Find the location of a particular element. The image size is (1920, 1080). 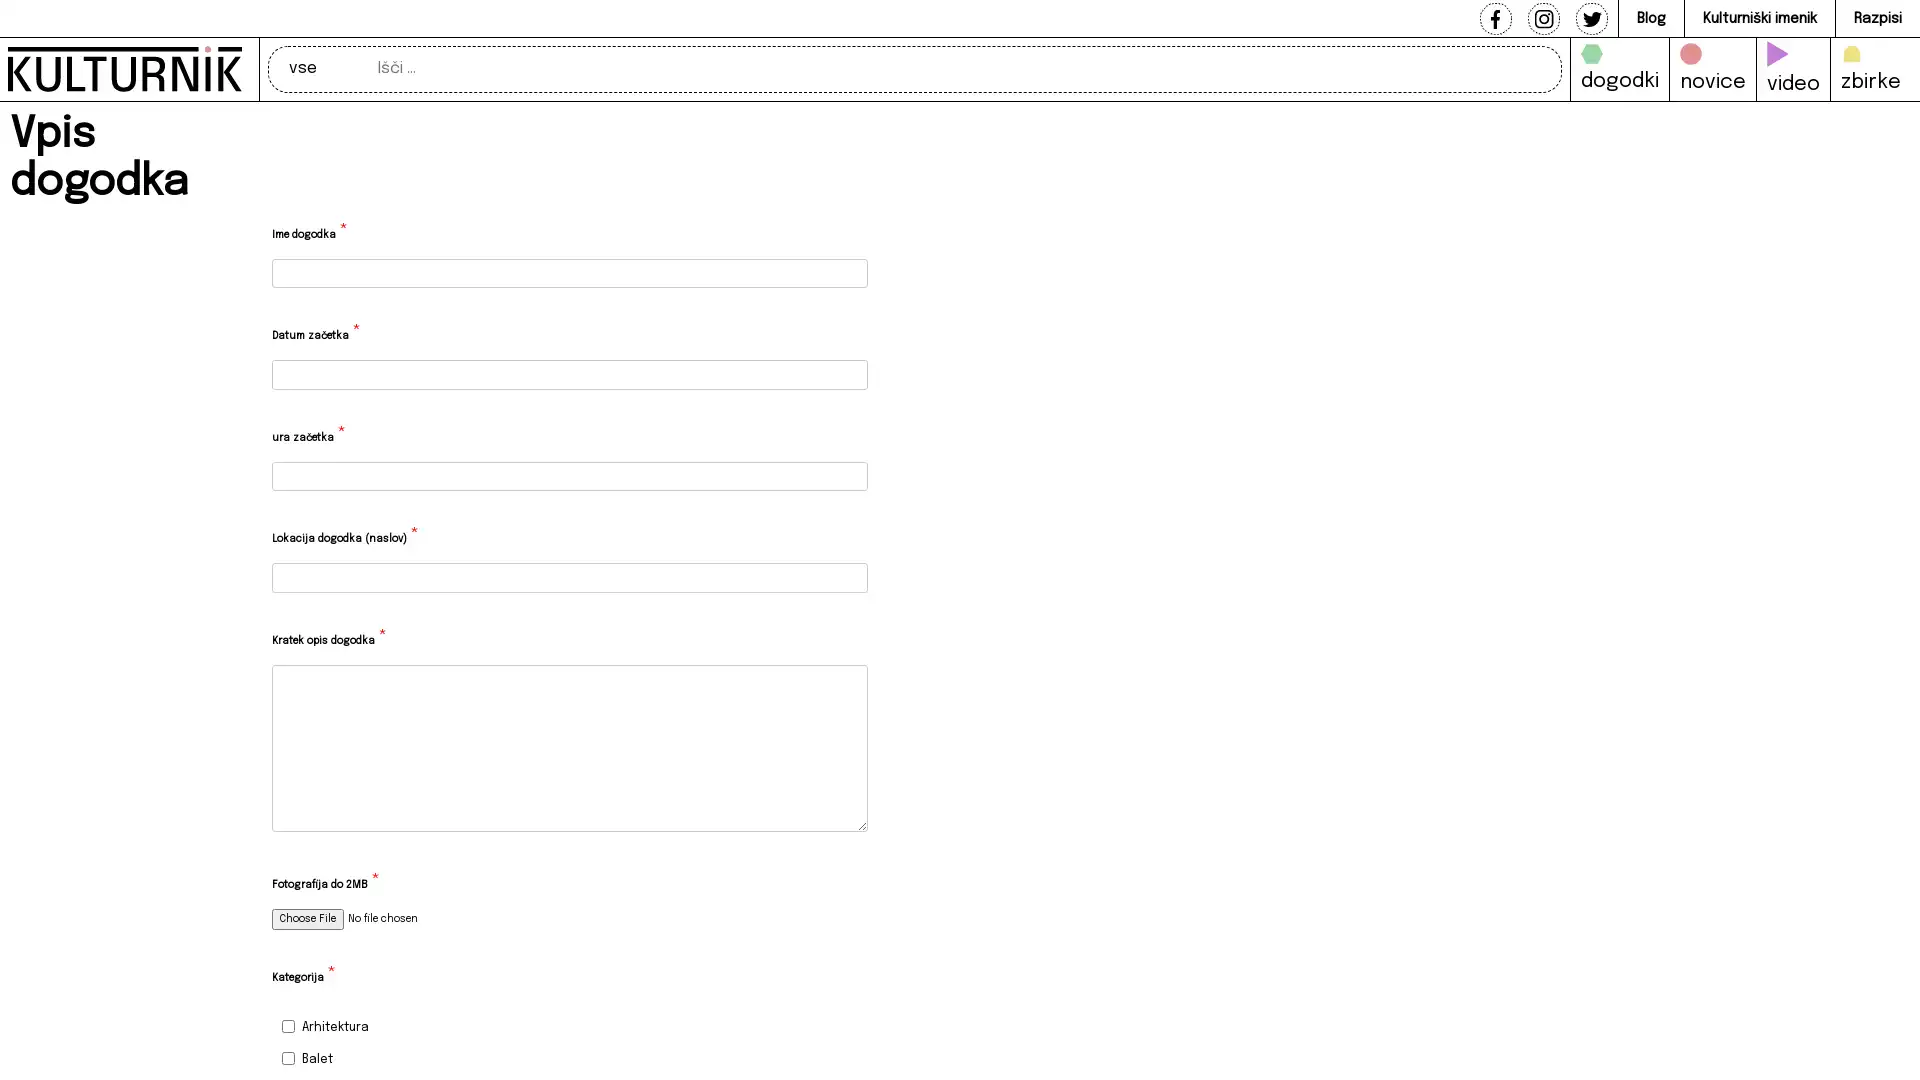

Fotografija do 2MB * is located at coordinates (374, 918).